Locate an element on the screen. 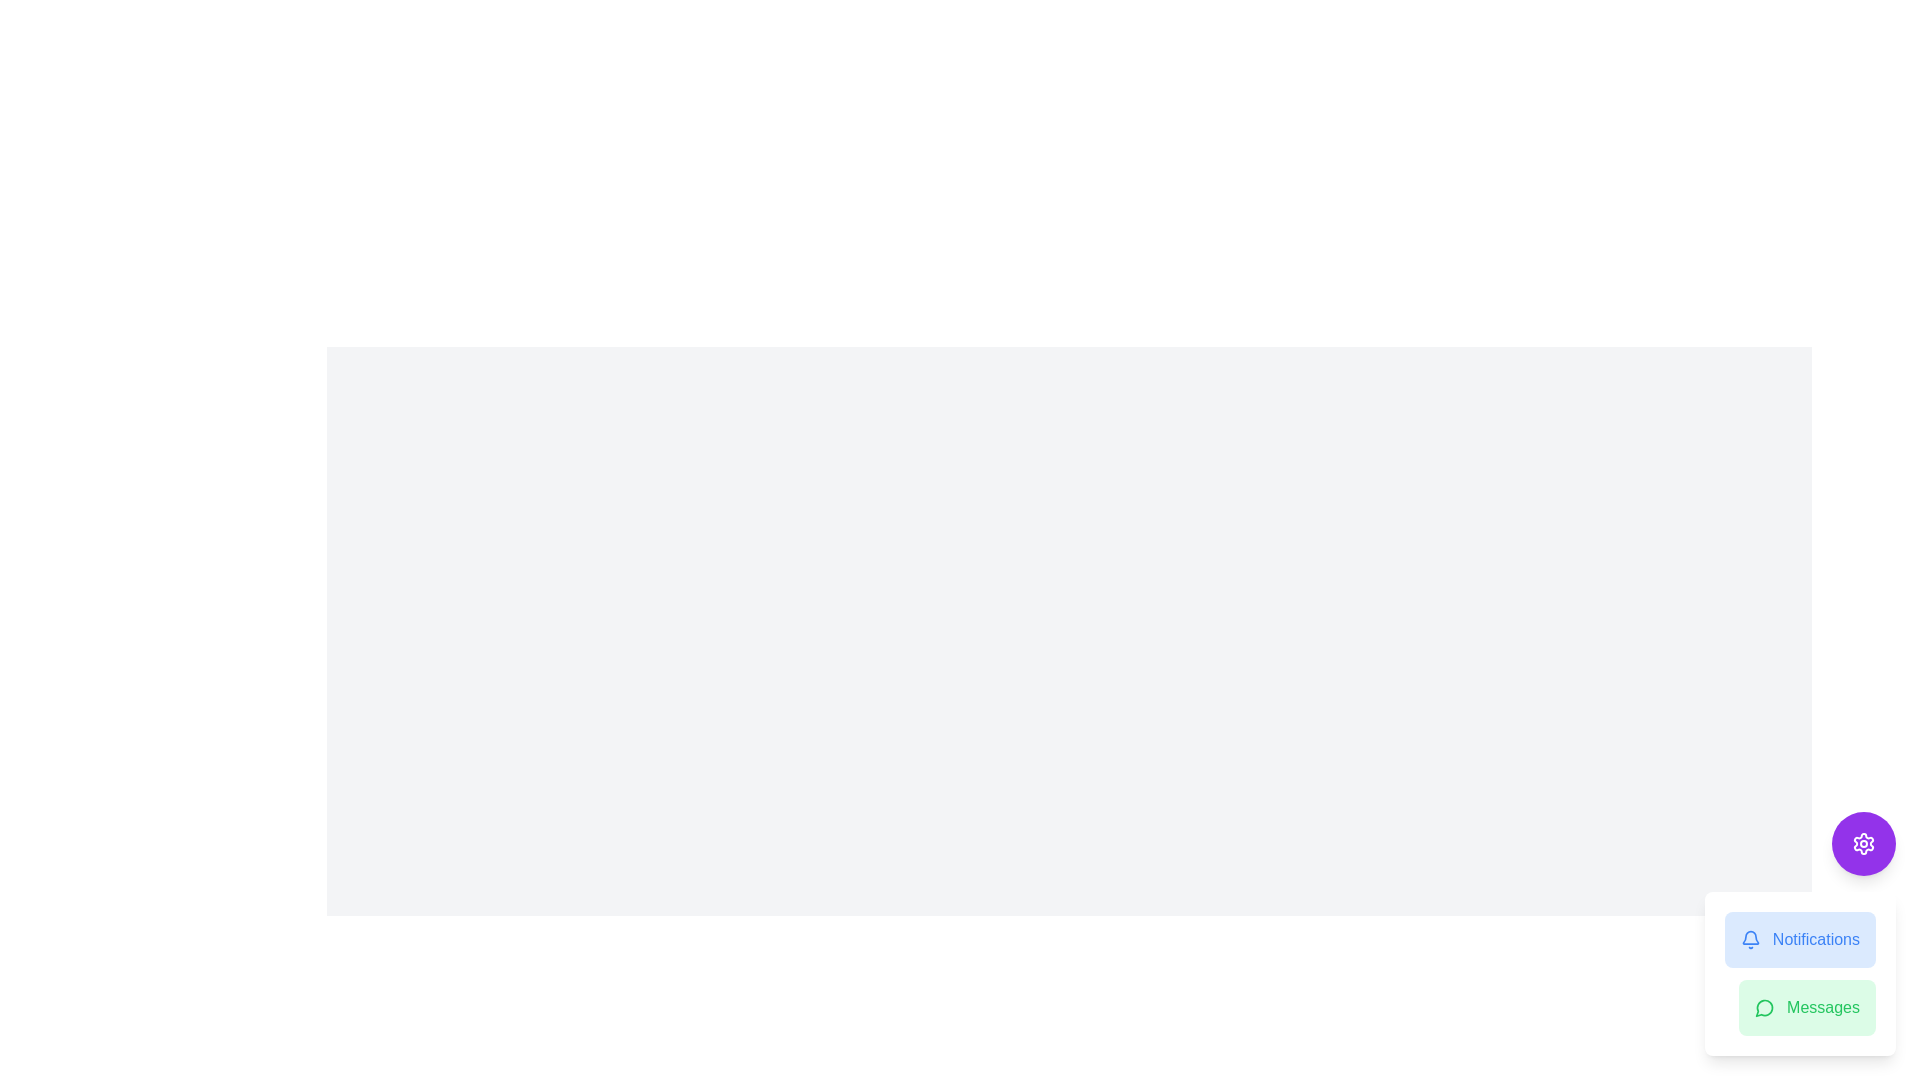 The height and width of the screenshot is (1080, 1920). the 'Notifications' button, which features a blue bell icon and has text written in blue is located at coordinates (1800, 940).